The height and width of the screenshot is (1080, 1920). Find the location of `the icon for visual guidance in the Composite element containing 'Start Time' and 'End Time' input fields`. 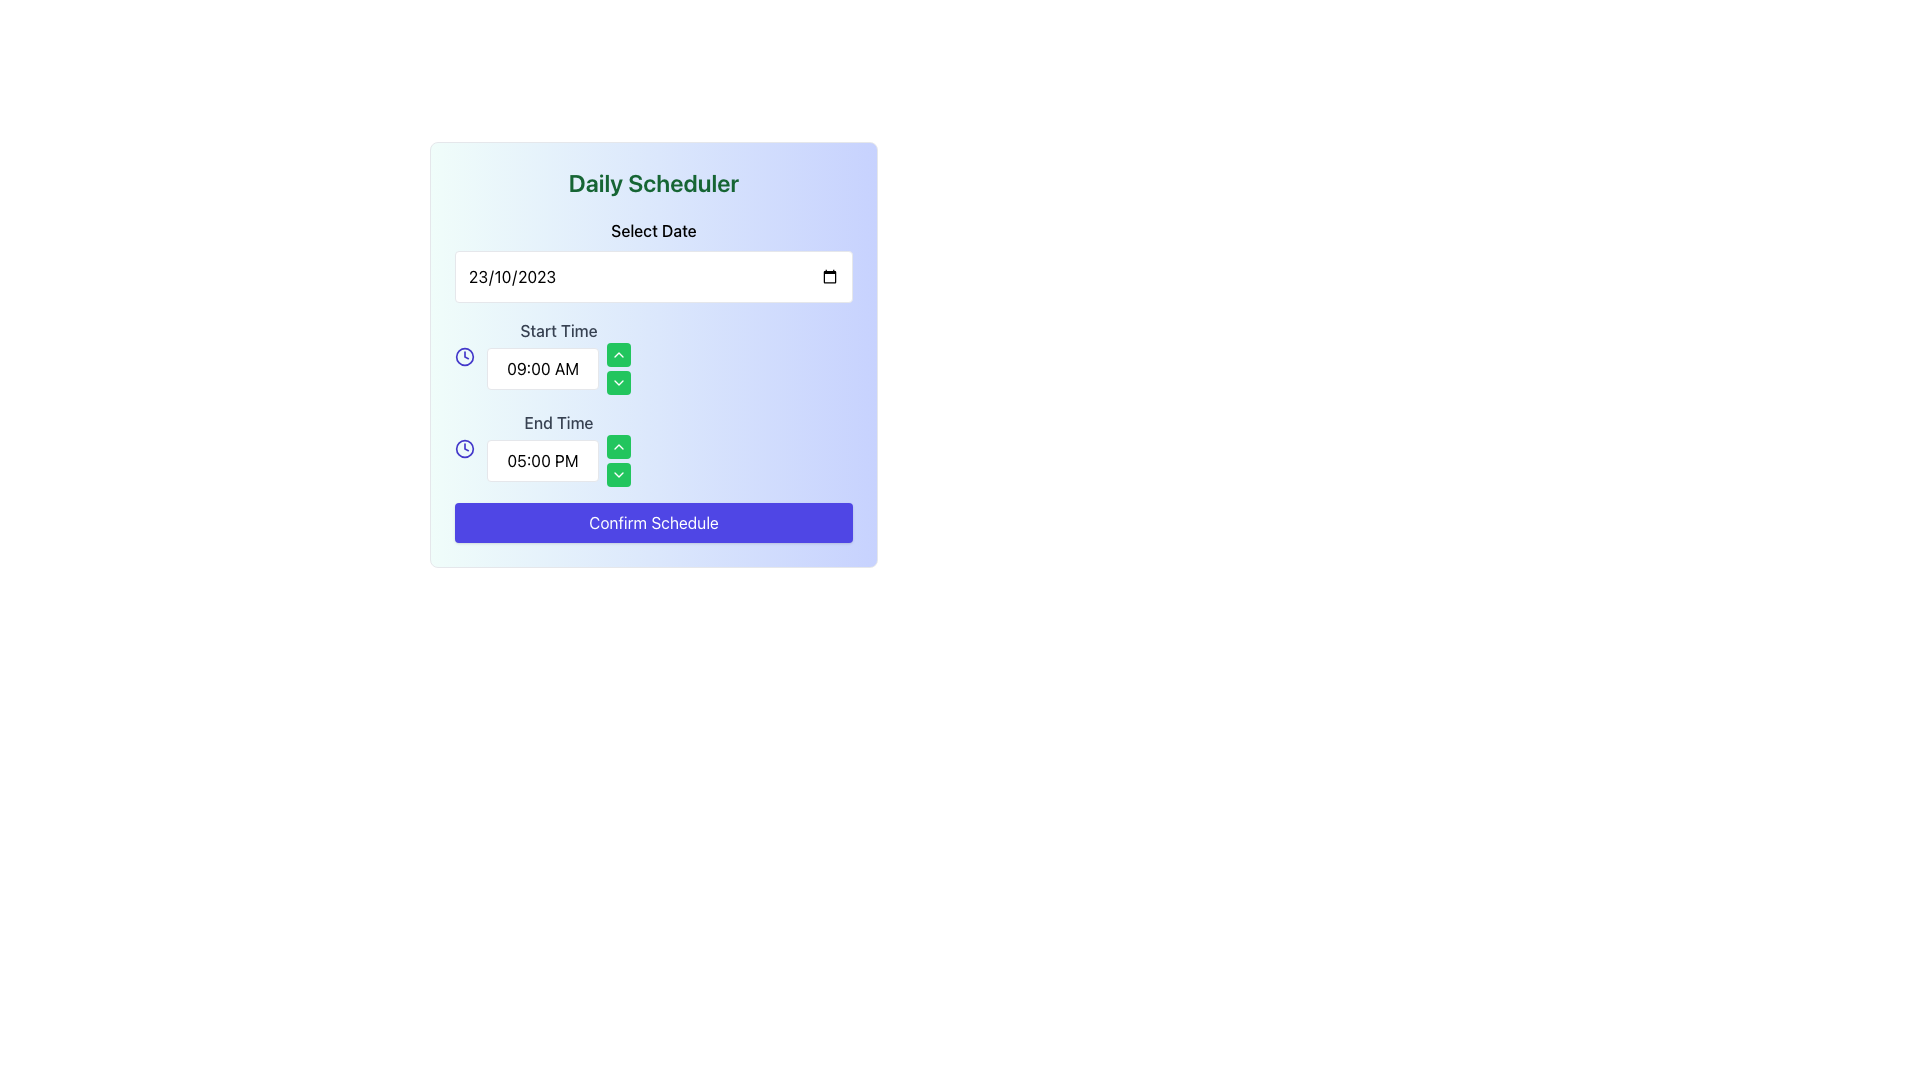

the icon for visual guidance in the Composite element containing 'Start Time' and 'End Time' input fields is located at coordinates (653, 402).